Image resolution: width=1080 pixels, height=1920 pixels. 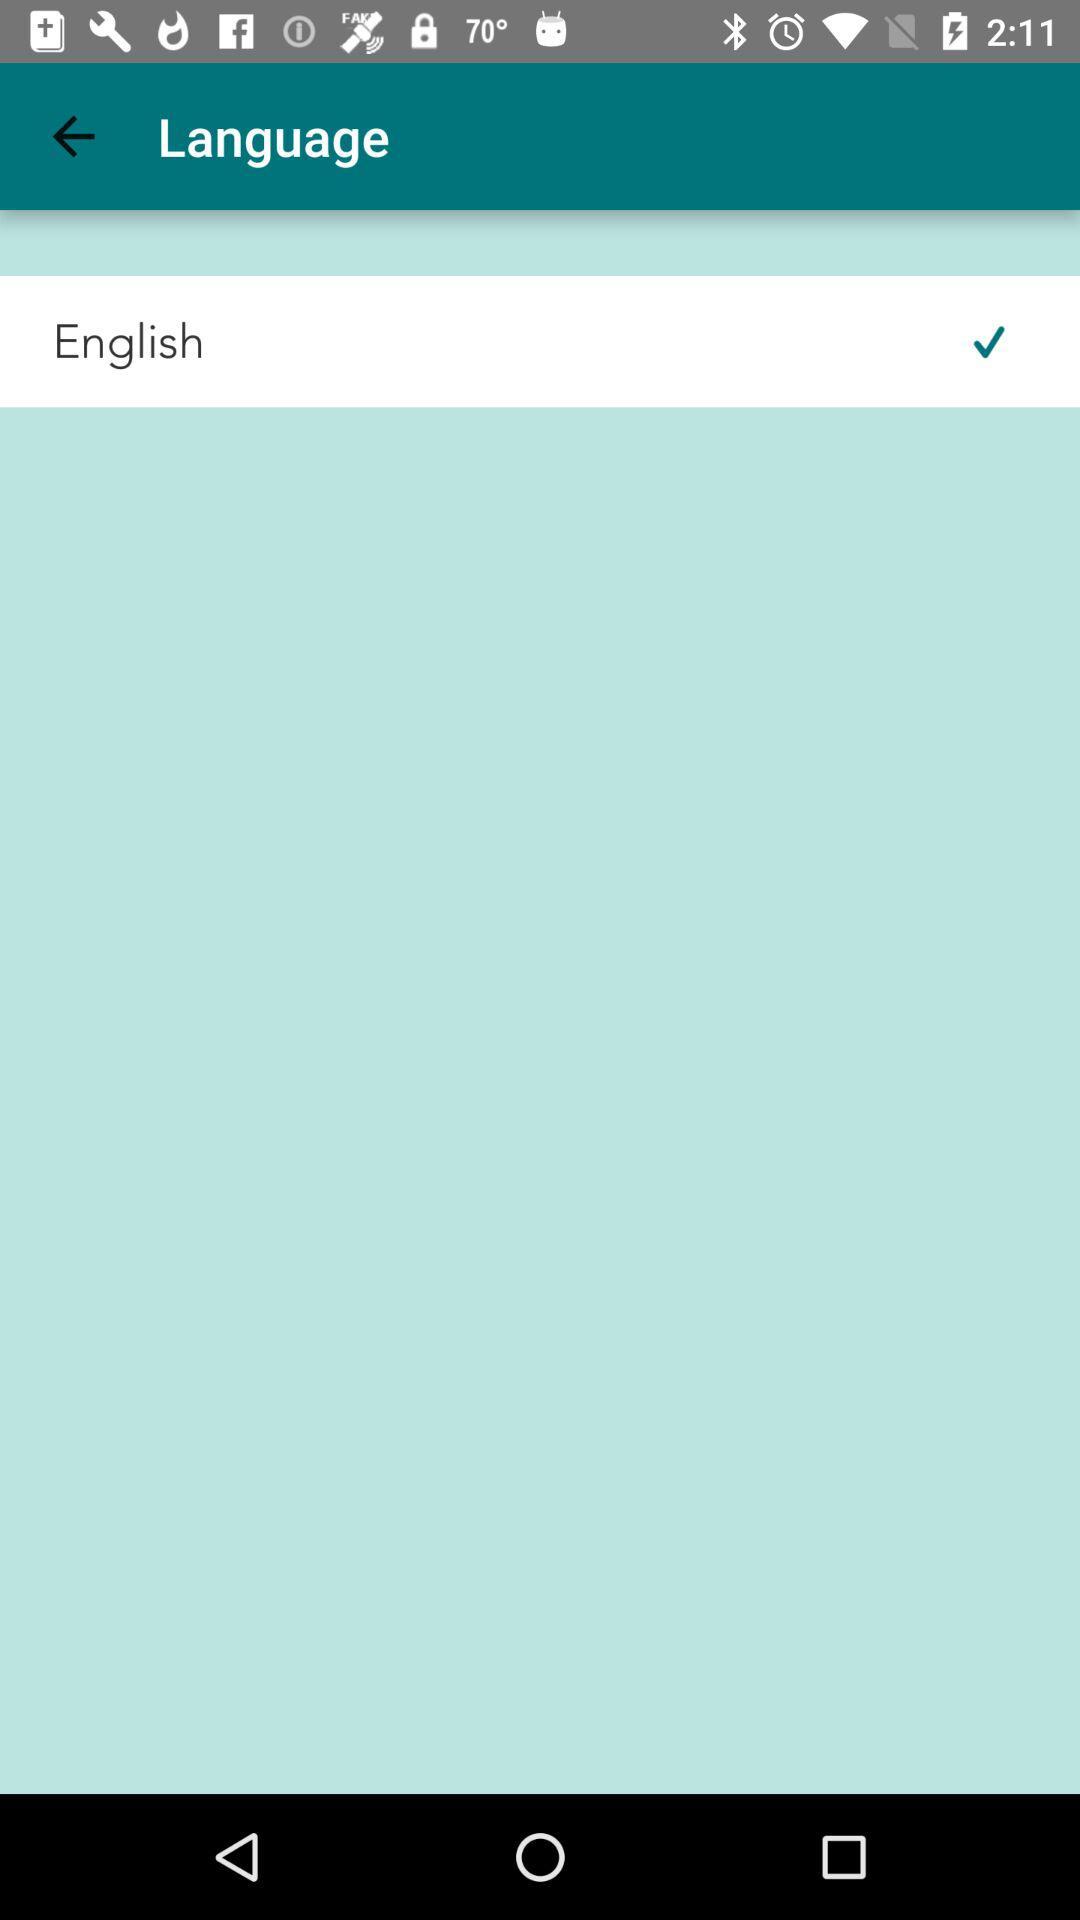 I want to click on icon at the top right corner, so click(x=987, y=341).